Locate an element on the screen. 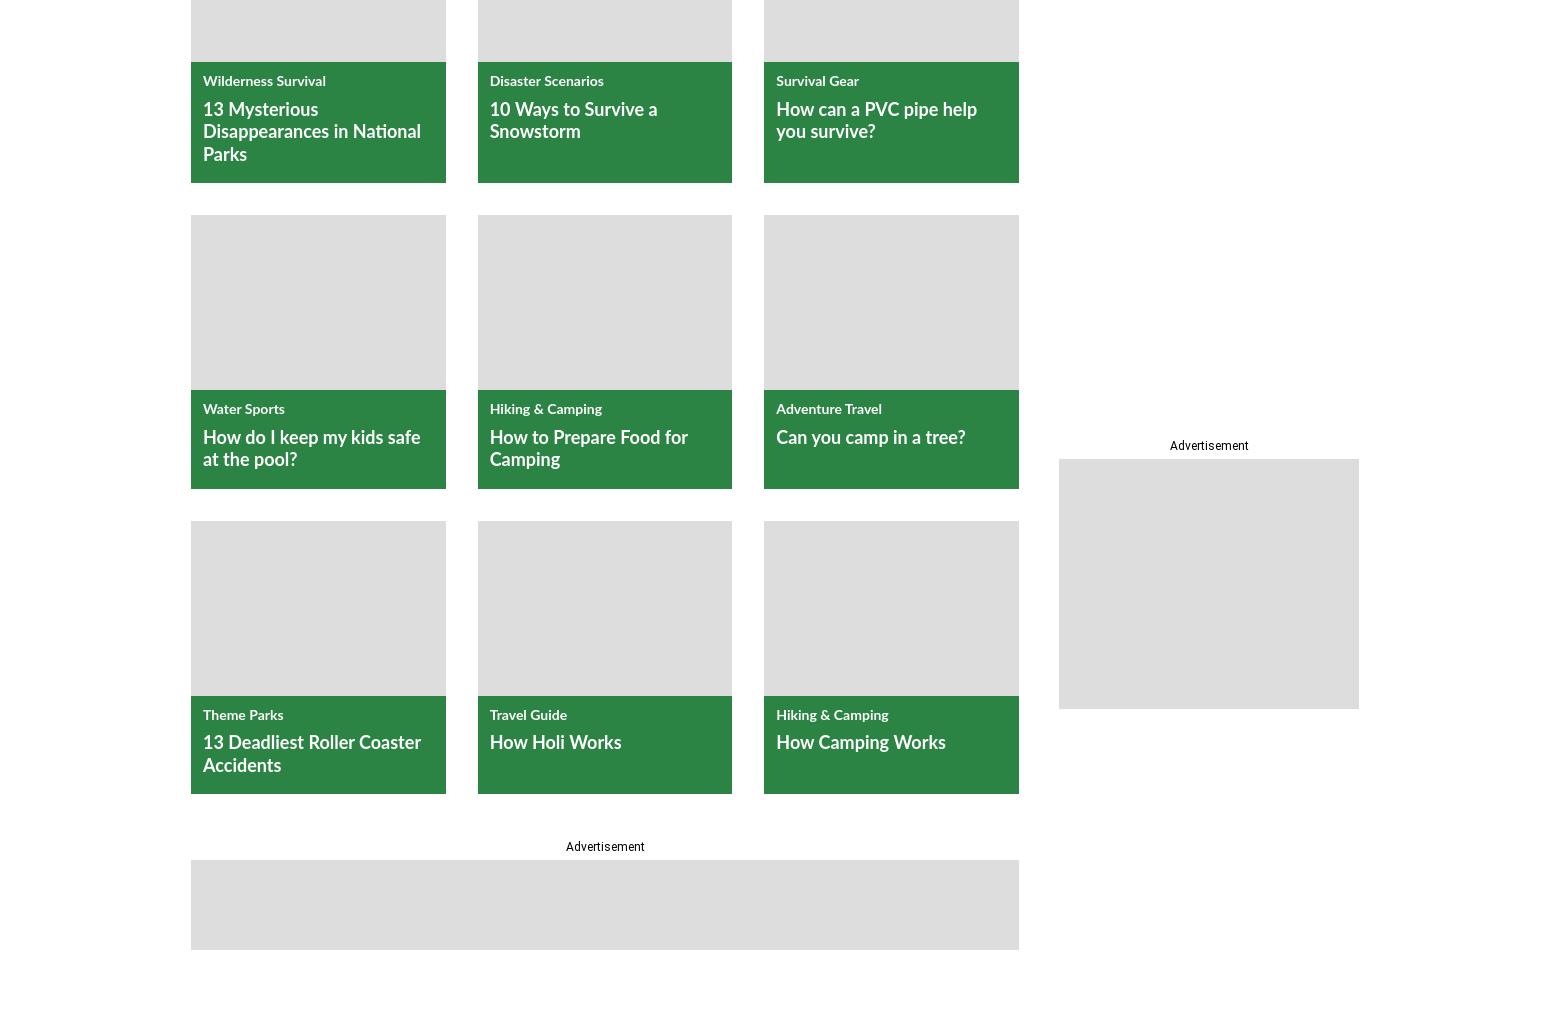 The width and height of the screenshot is (1550, 1019). 'Travel Guide' is located at coordinates (526, 715).